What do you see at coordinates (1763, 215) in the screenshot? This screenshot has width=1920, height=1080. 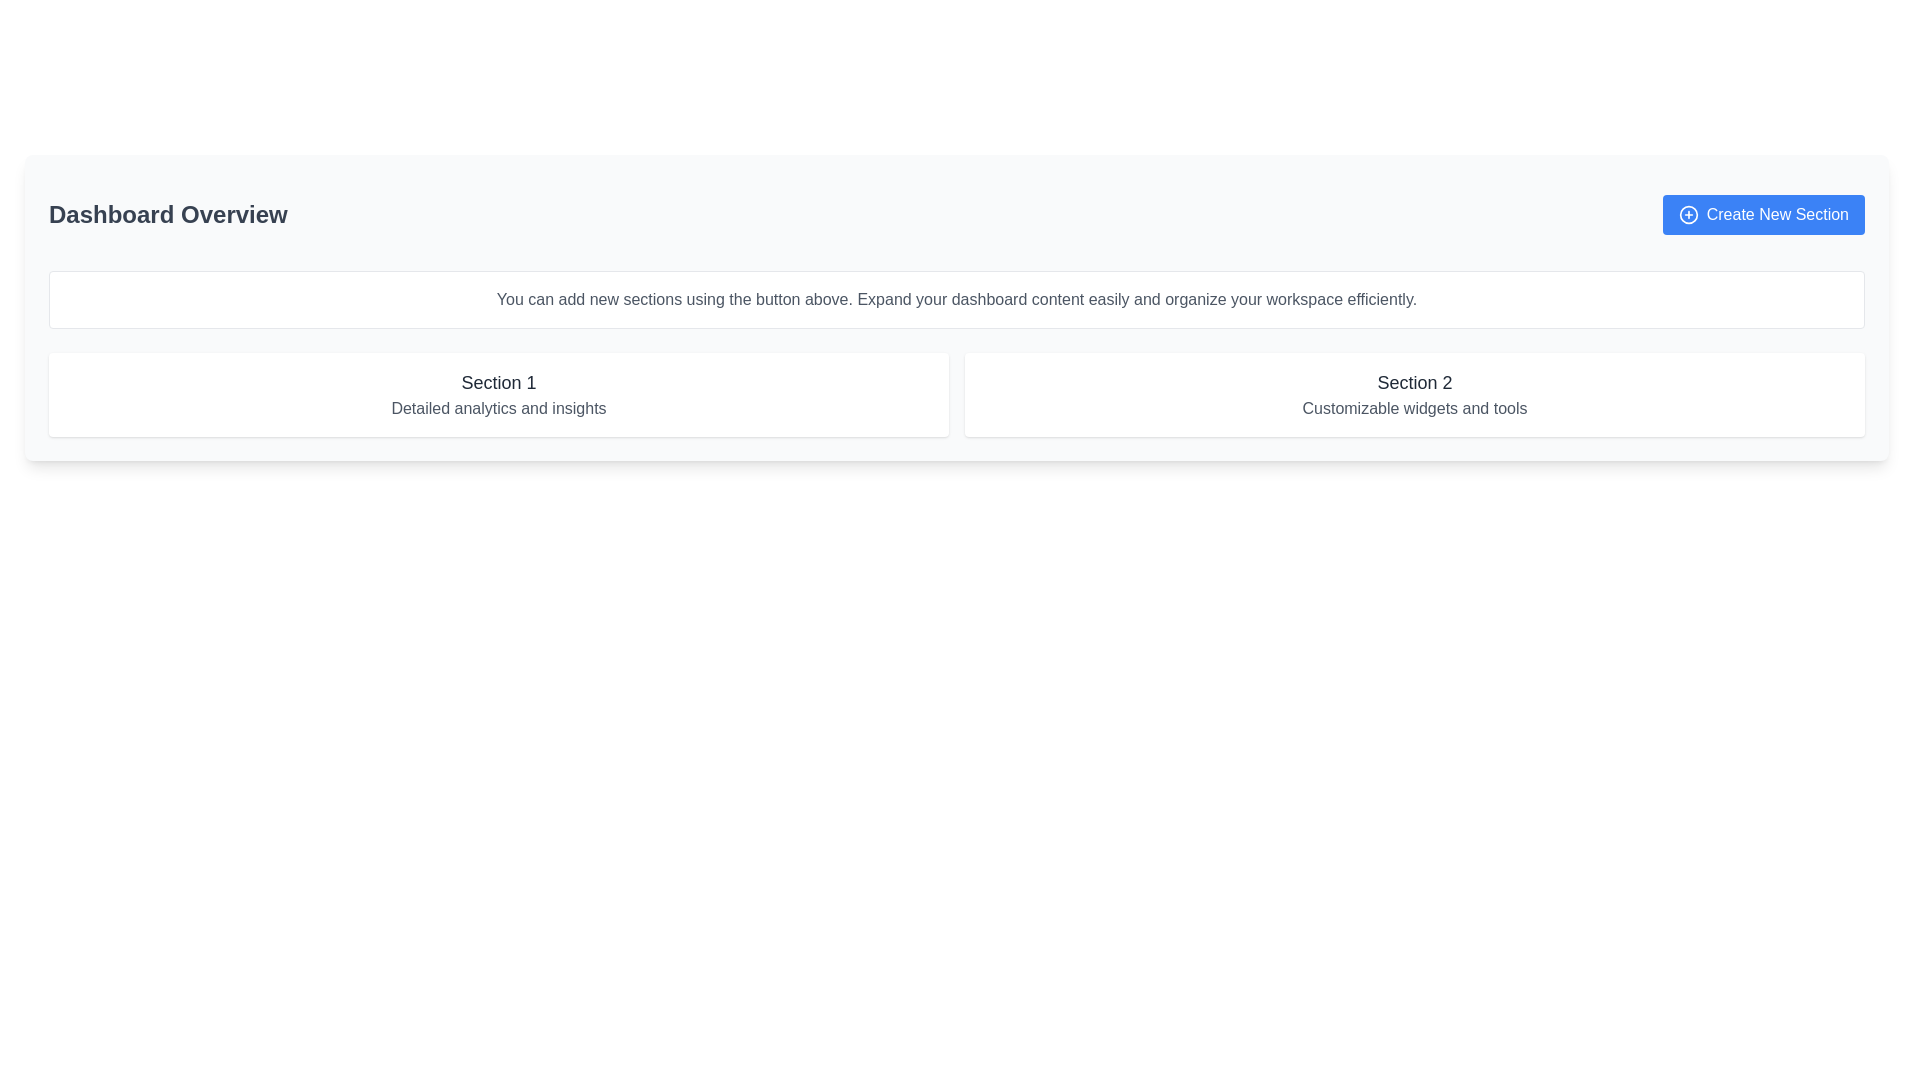 I see `the button labeled 'Create New Section' with a blue background and white text located in the top-right corner of the 'Dashboard Overview' section to create a new section` at bounding box center [1763, 215].